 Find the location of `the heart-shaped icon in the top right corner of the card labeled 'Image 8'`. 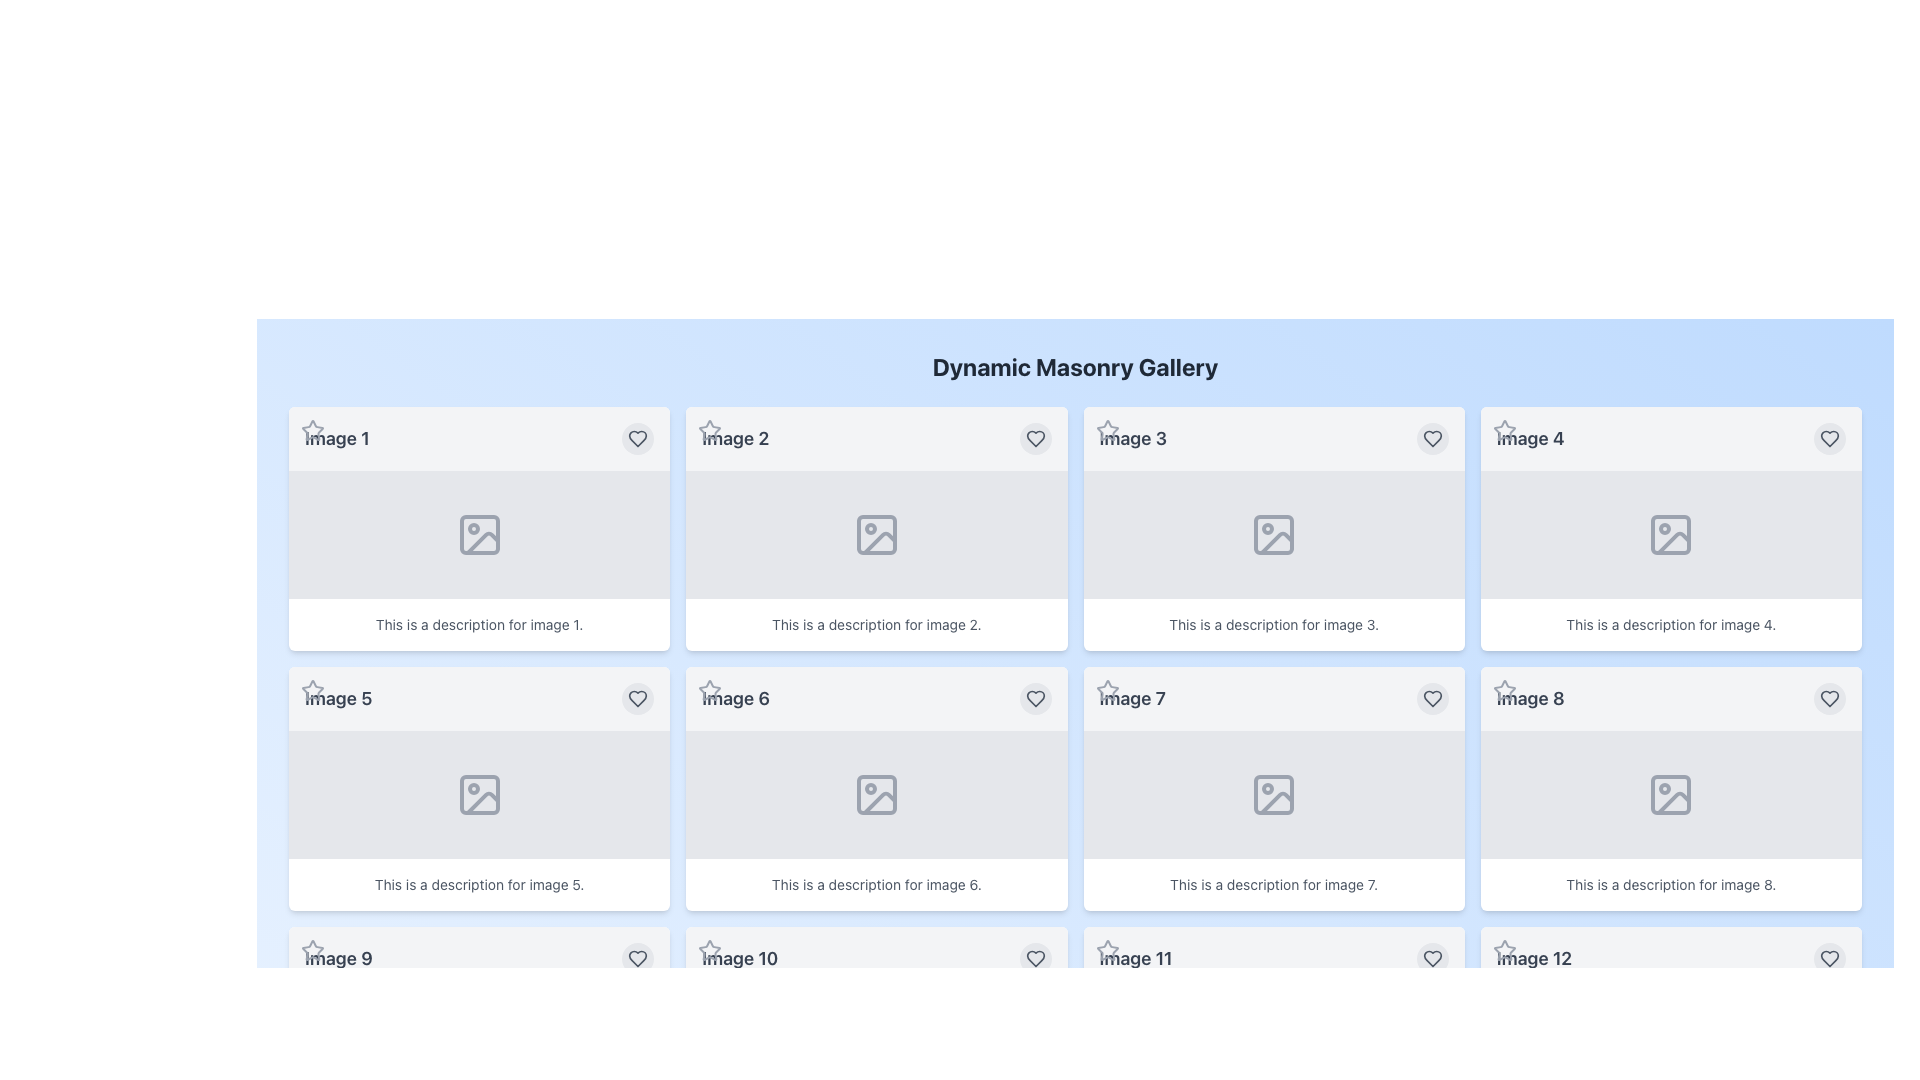

the heart-shaped icon in the top right corner of the card labeled 'Image 8' is located at coordinates (1829, 697).